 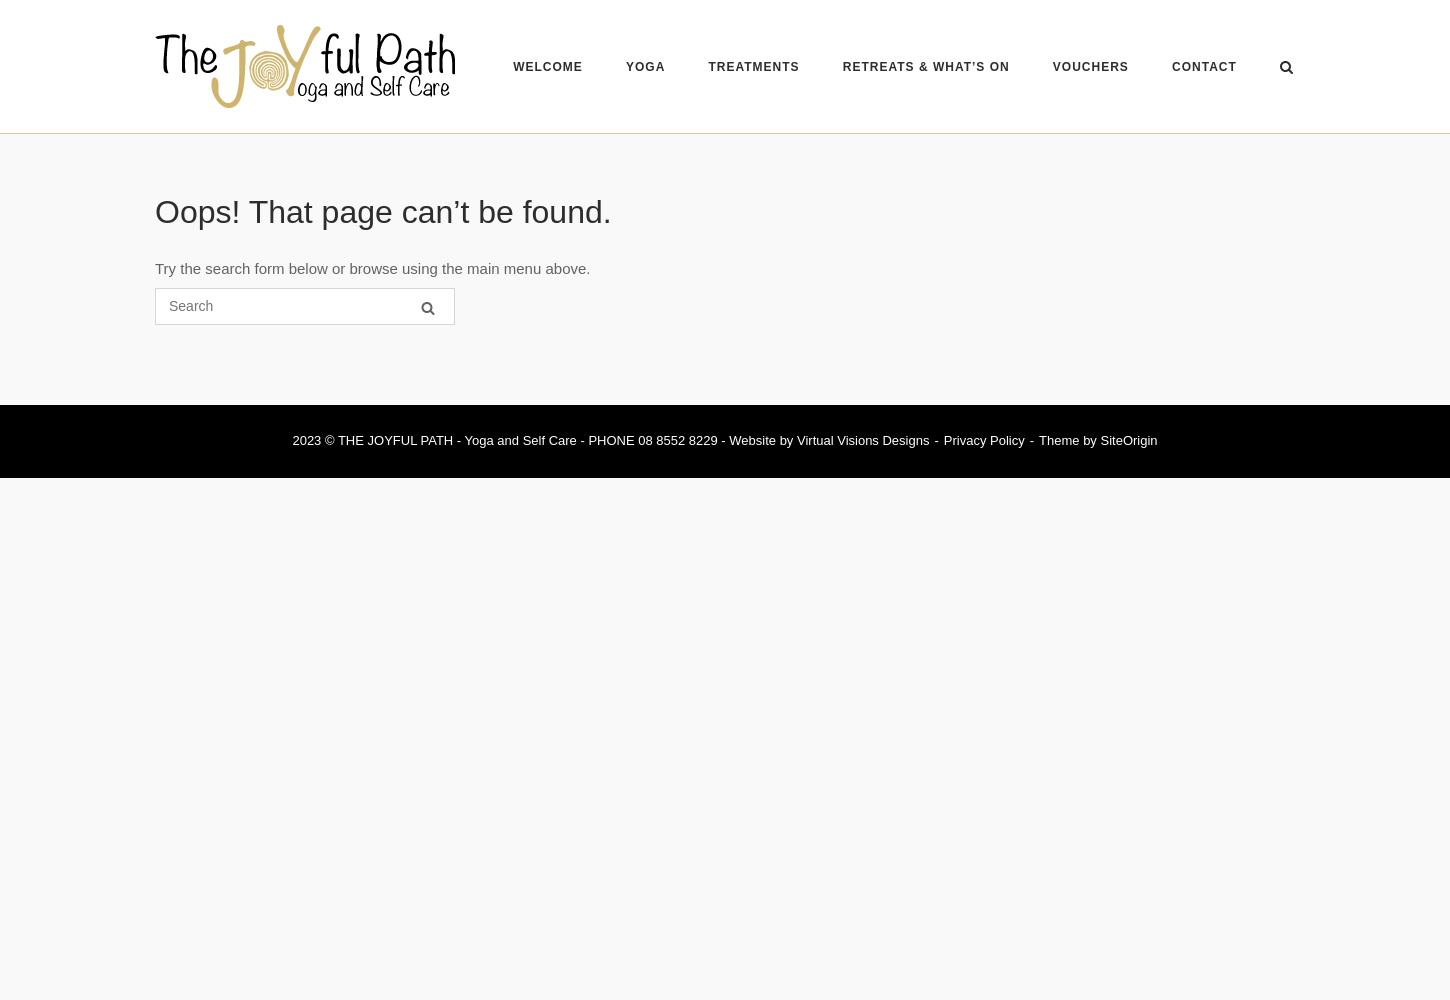 What do you see at coordinates (513, 65) in the screenshot?
I see `'WELCOME'` at bounding box center [513, 65].